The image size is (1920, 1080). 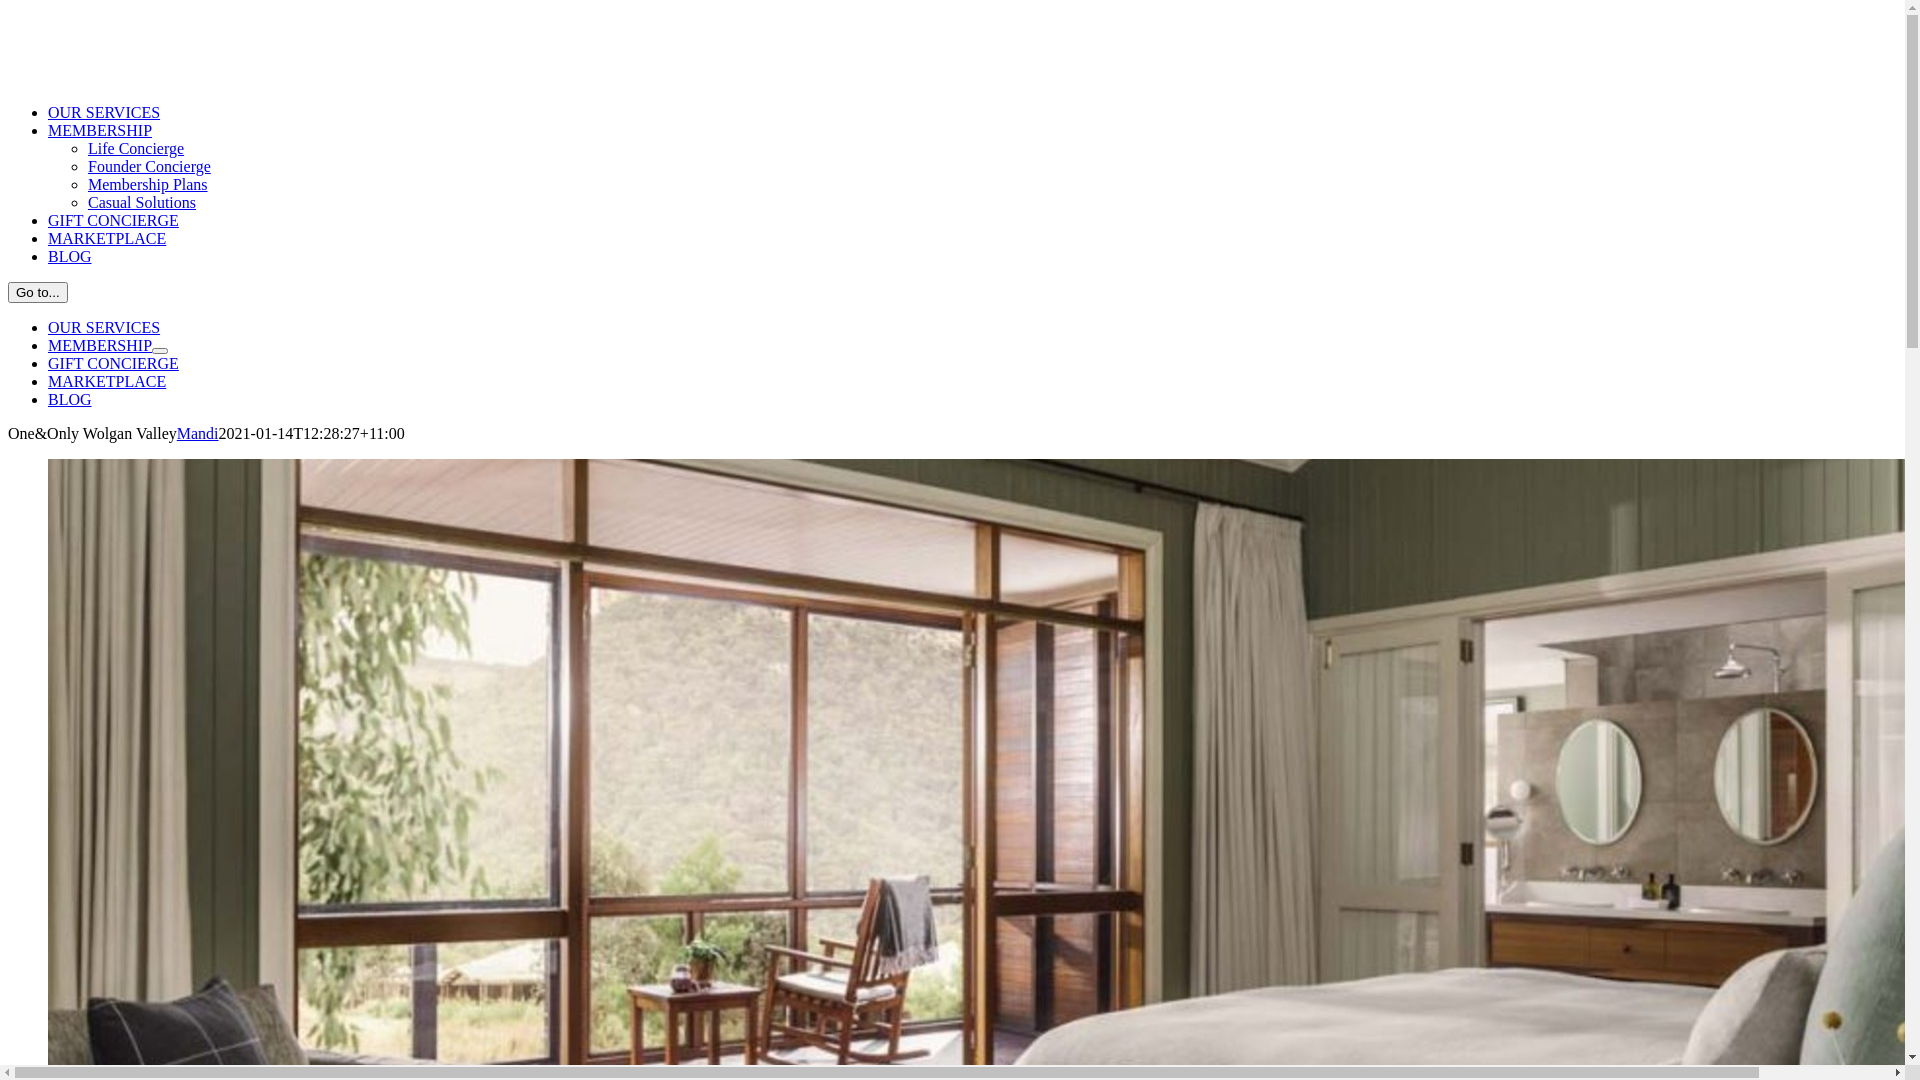 What do you see at coordinates (48, 399) in the screenshot?
I see `'BLOG'` at bounding box center [48, 399].